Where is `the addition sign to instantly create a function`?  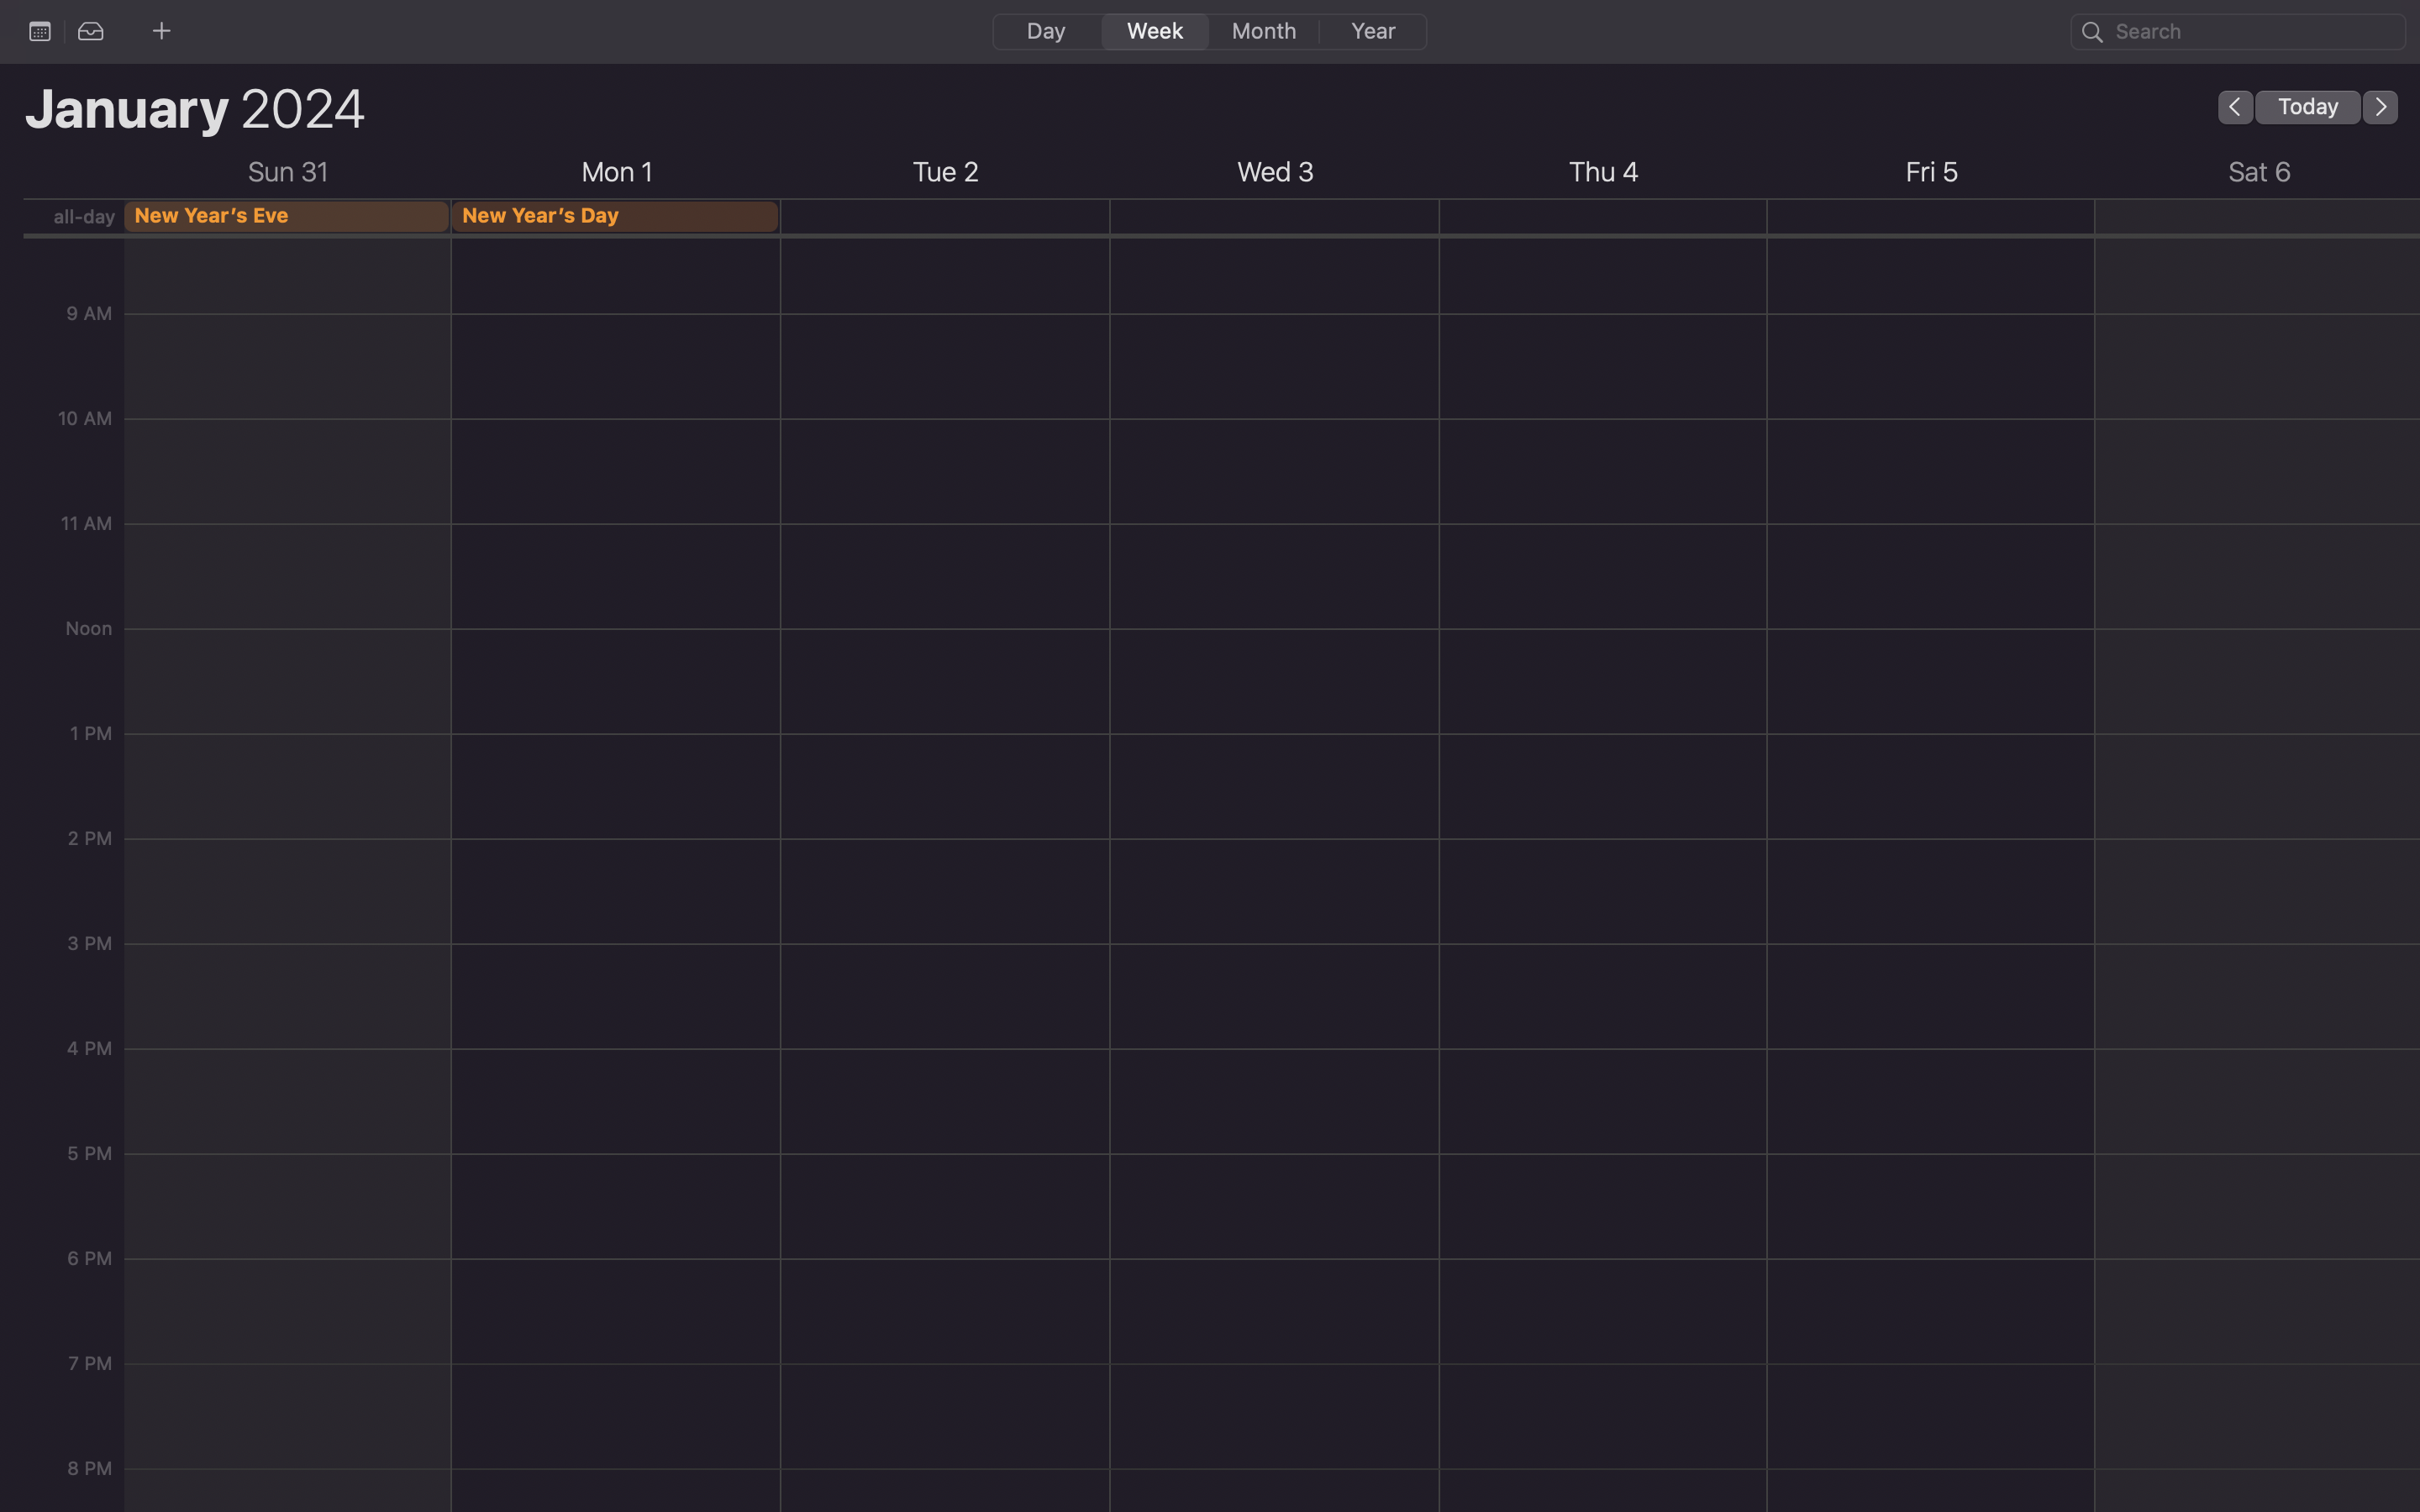 the addition sign to instantly create a function is located at coordinates (160, 29).